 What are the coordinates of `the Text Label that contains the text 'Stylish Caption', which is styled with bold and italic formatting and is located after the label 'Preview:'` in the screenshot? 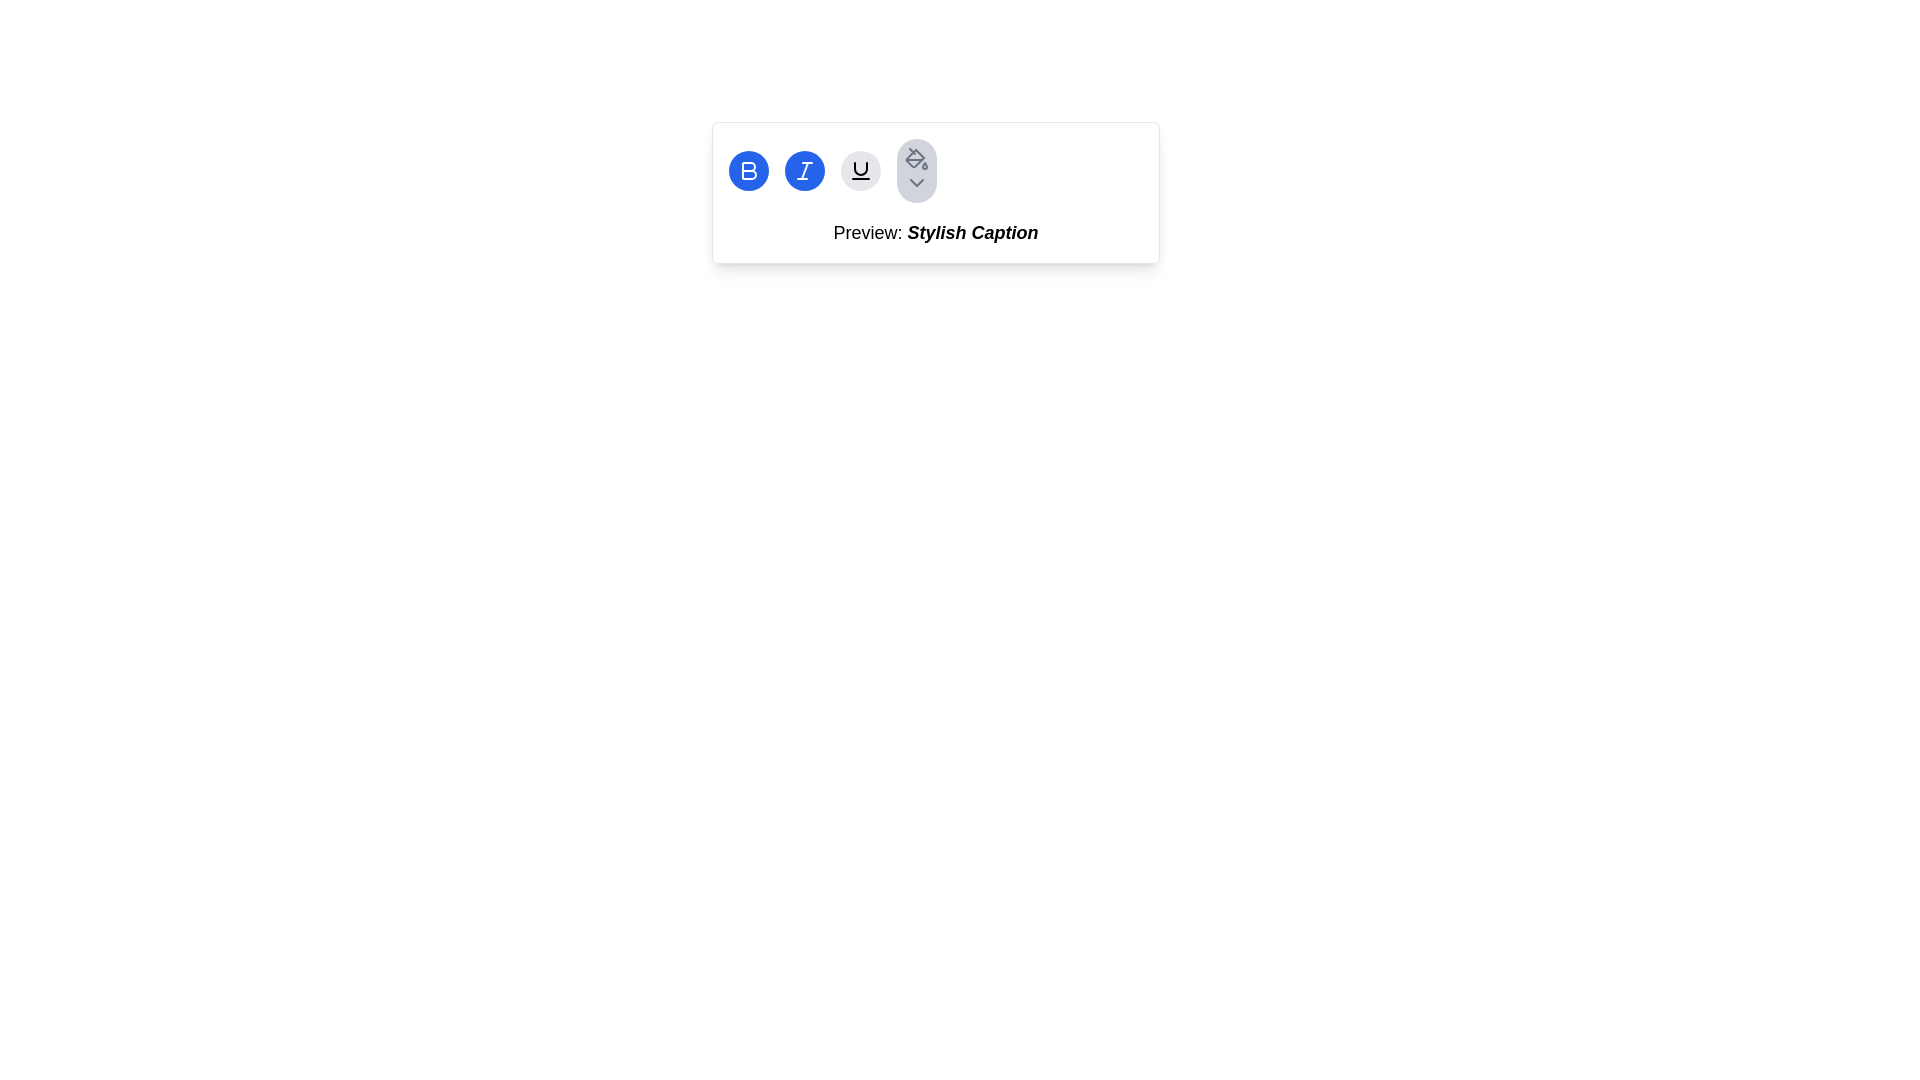 It's located at (973, 231).